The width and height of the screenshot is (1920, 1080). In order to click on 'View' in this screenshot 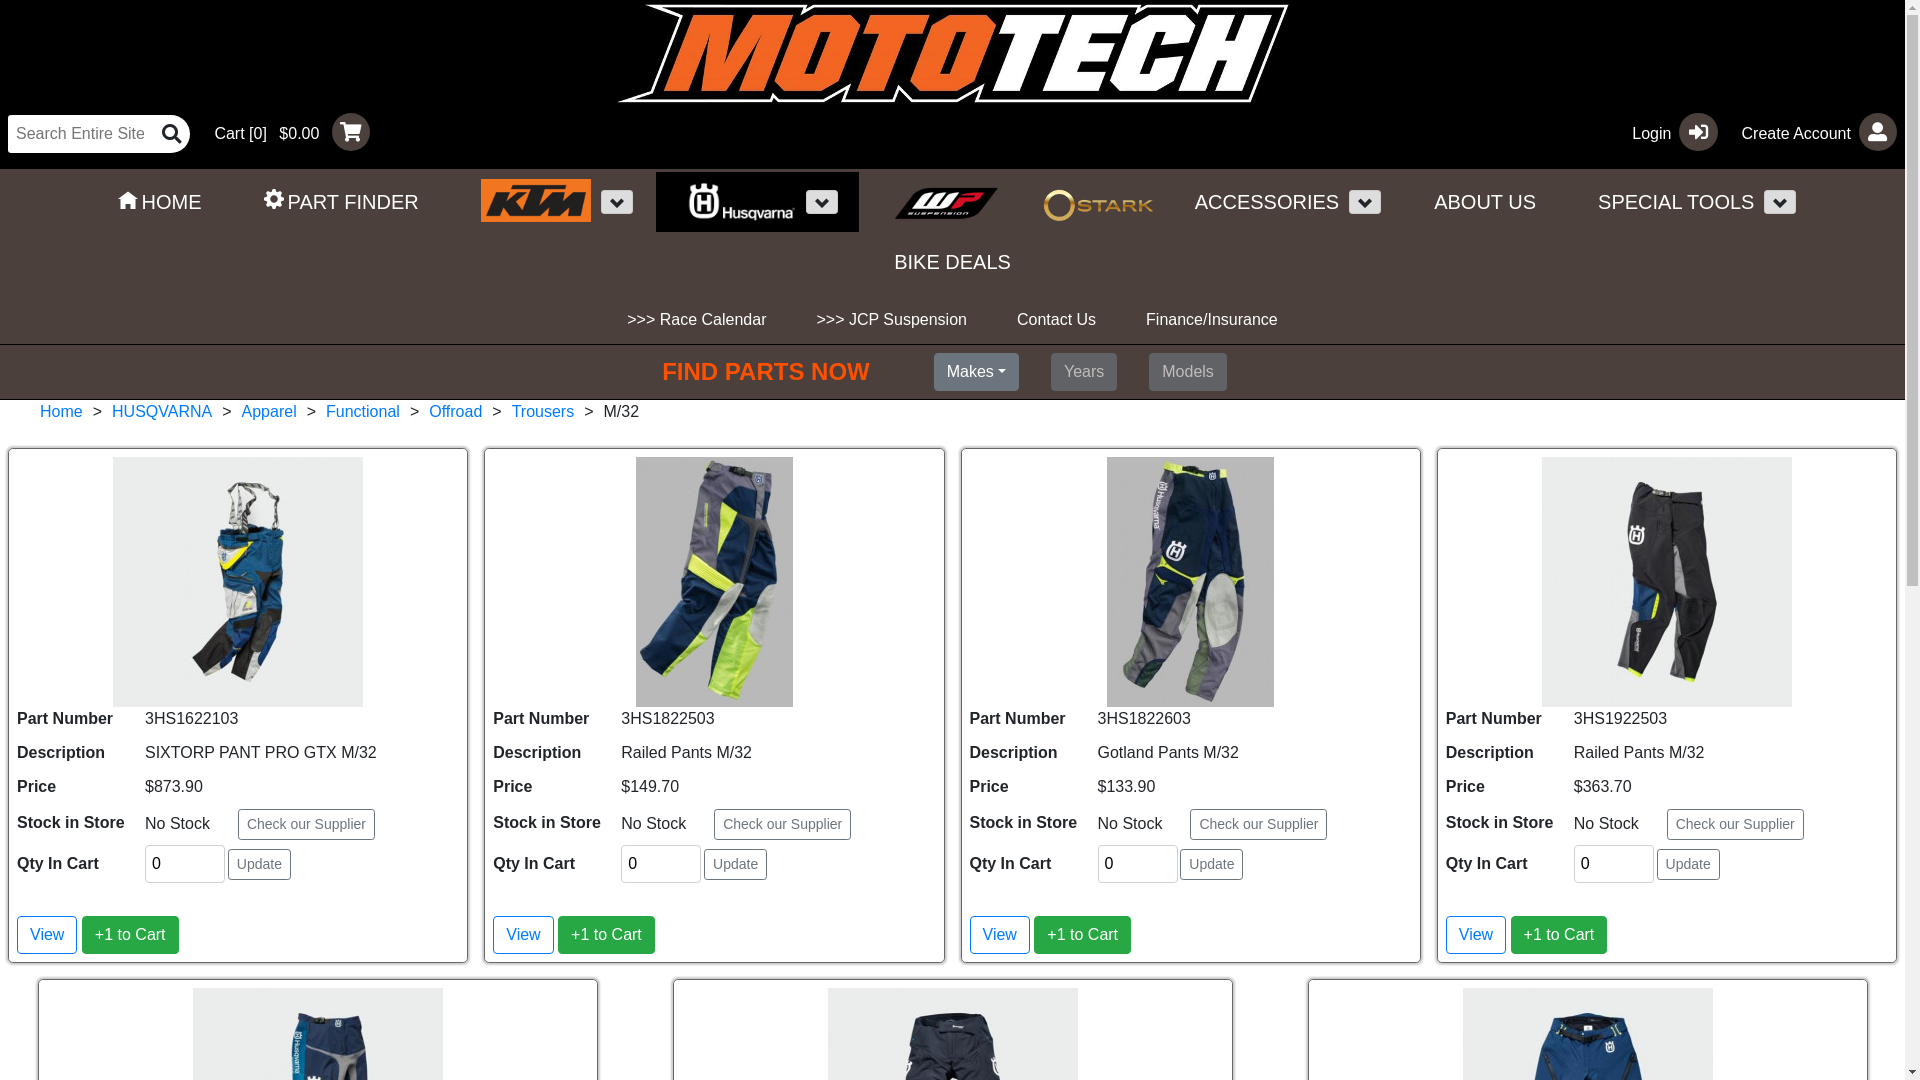, I will do `click(47, 934)`.